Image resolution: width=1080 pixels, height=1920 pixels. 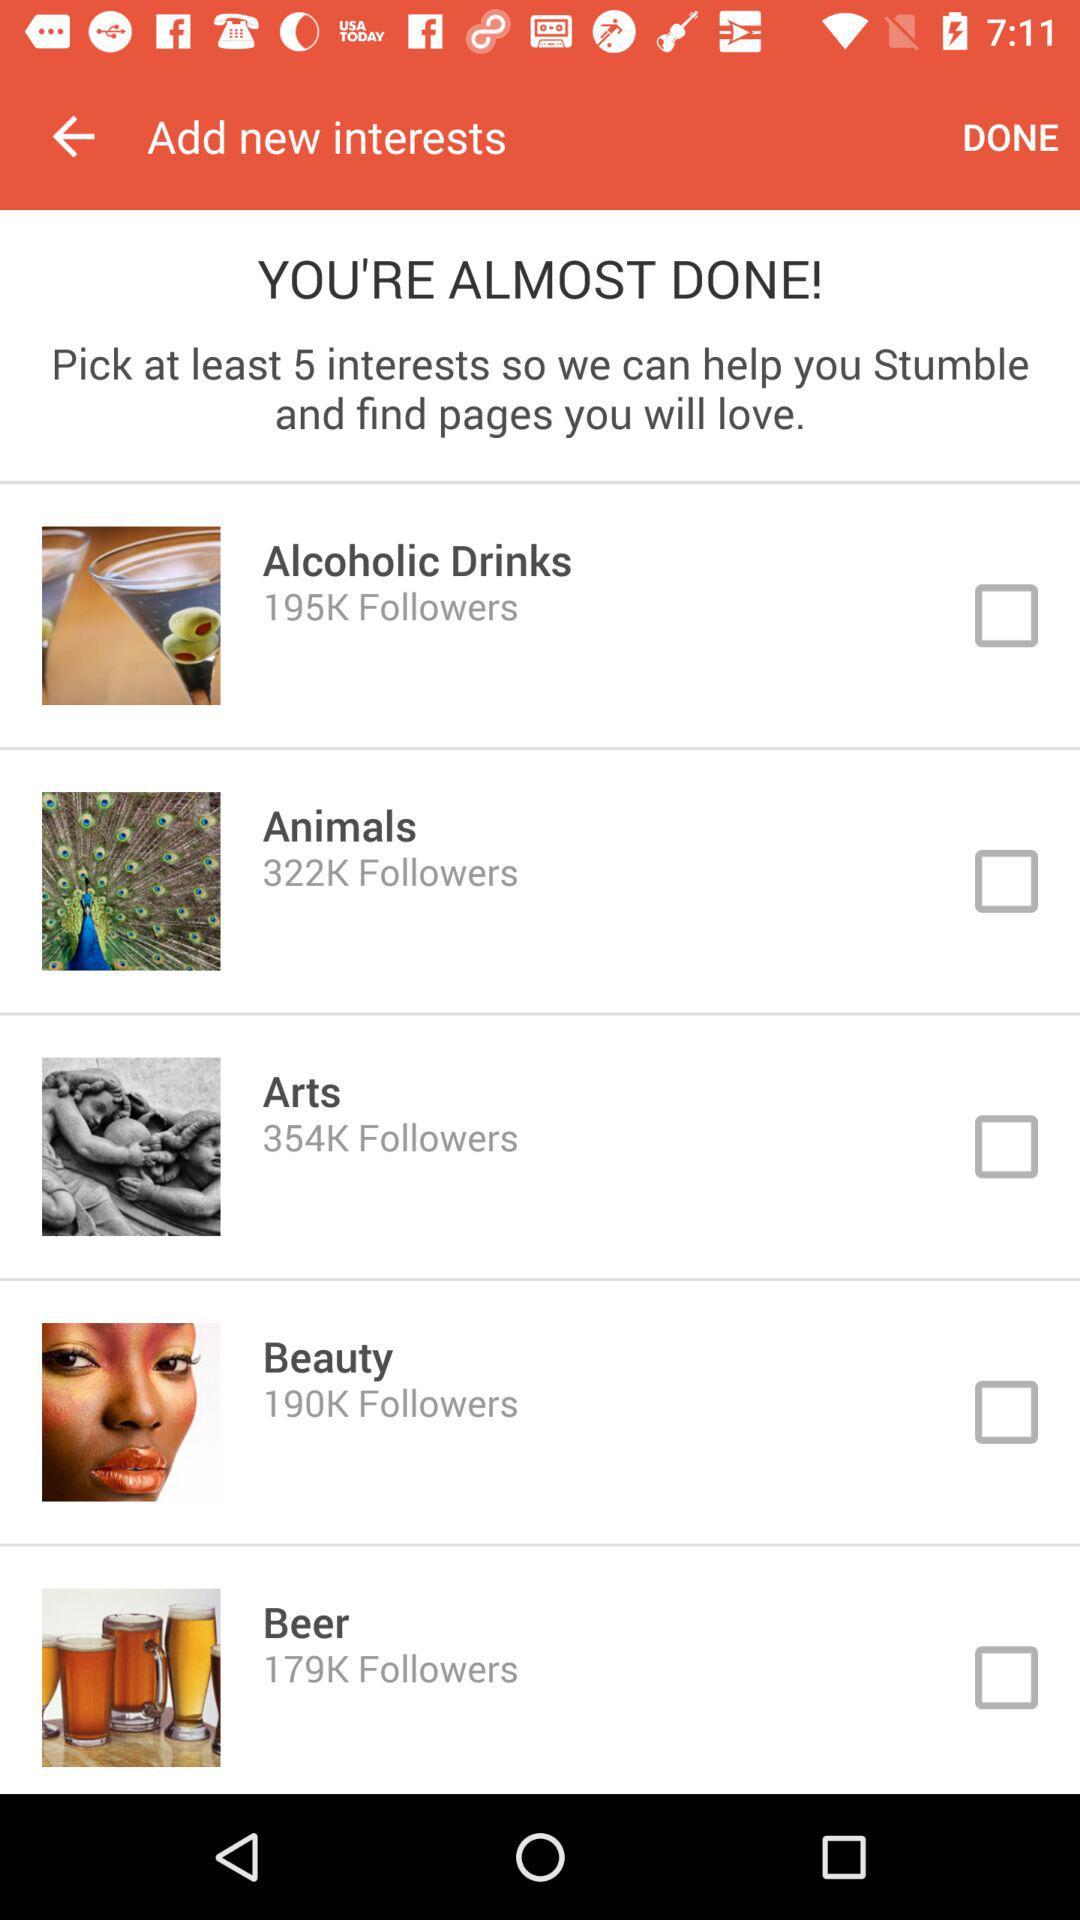 I want to click on the icon to the left of add new interests icon, so click(x=72, y=135).